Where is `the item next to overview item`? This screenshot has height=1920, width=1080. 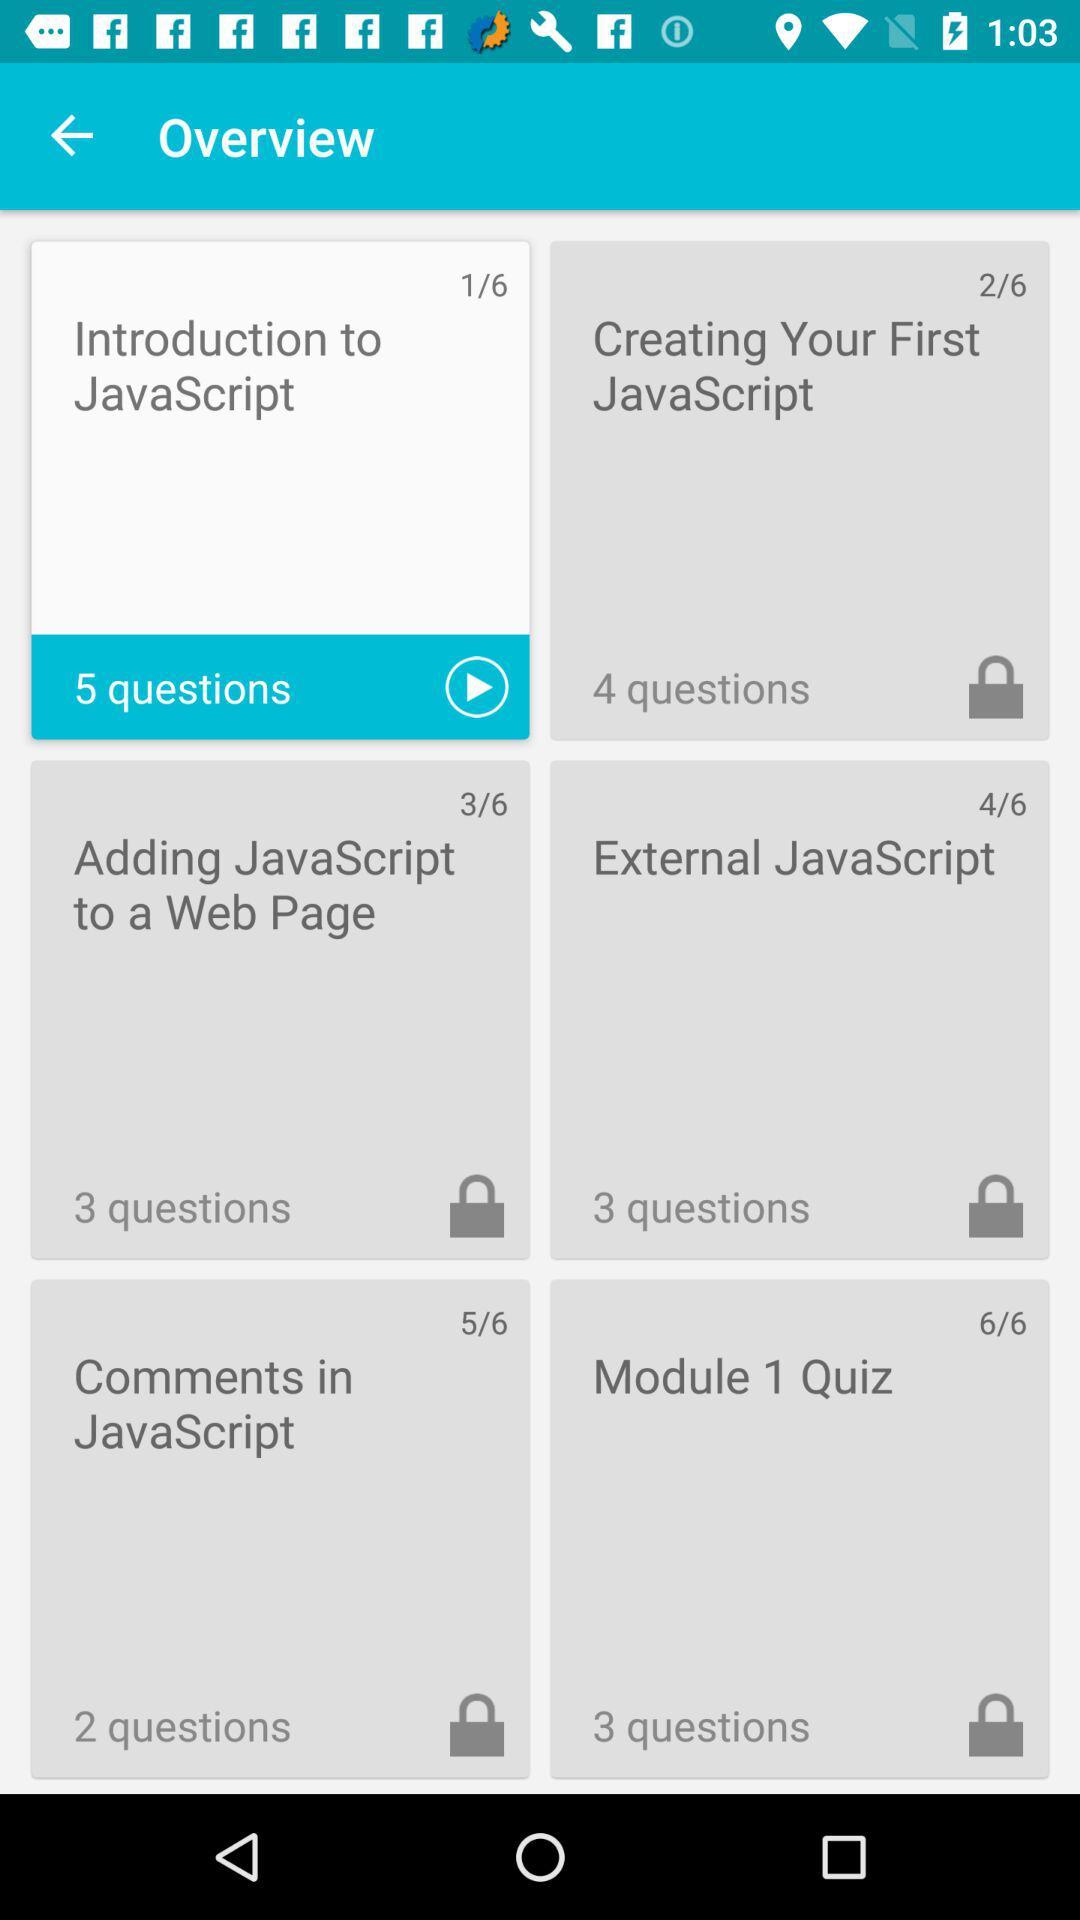
the item next to overview item is located at coordinates (72, 135).